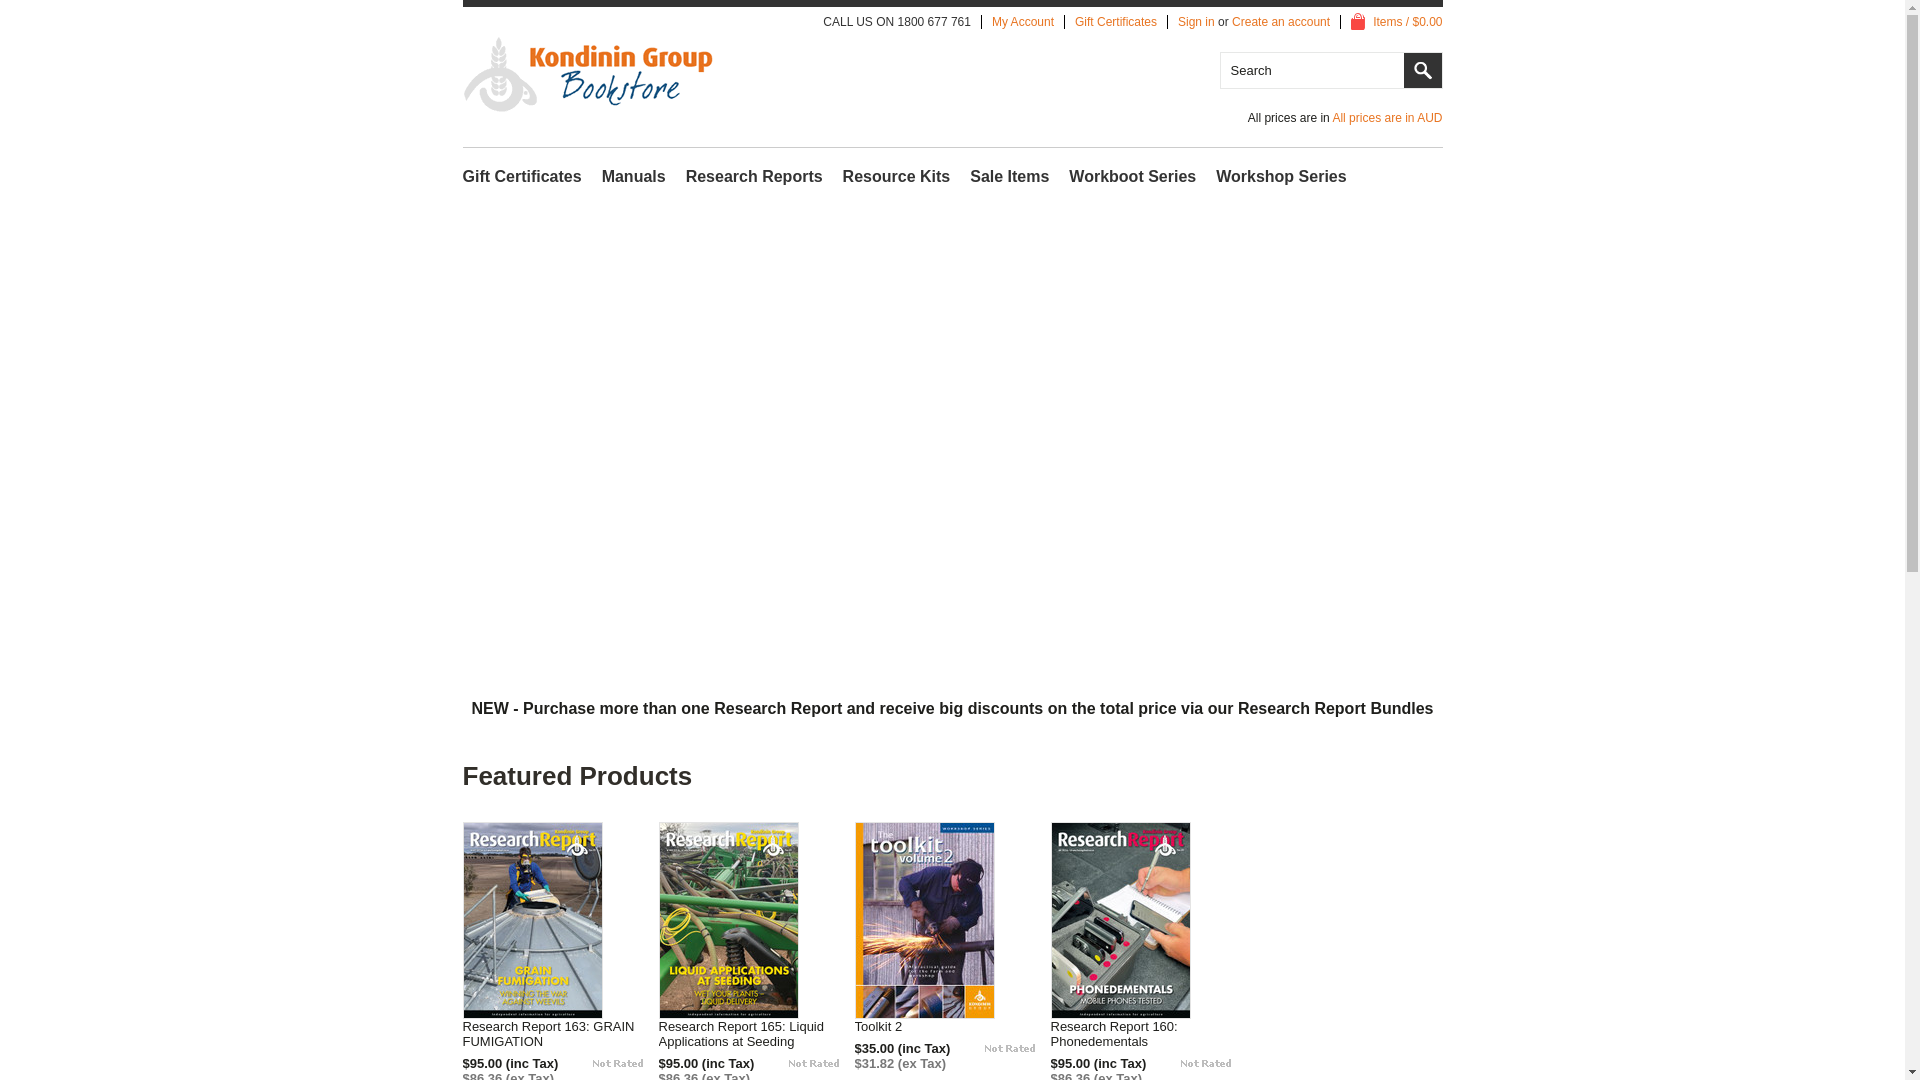 This screenshot has width=1920, height=1080. Describe the element at coordinates (1115, 22) in the screenshot. I see `'Gift Certificates'` at that location.